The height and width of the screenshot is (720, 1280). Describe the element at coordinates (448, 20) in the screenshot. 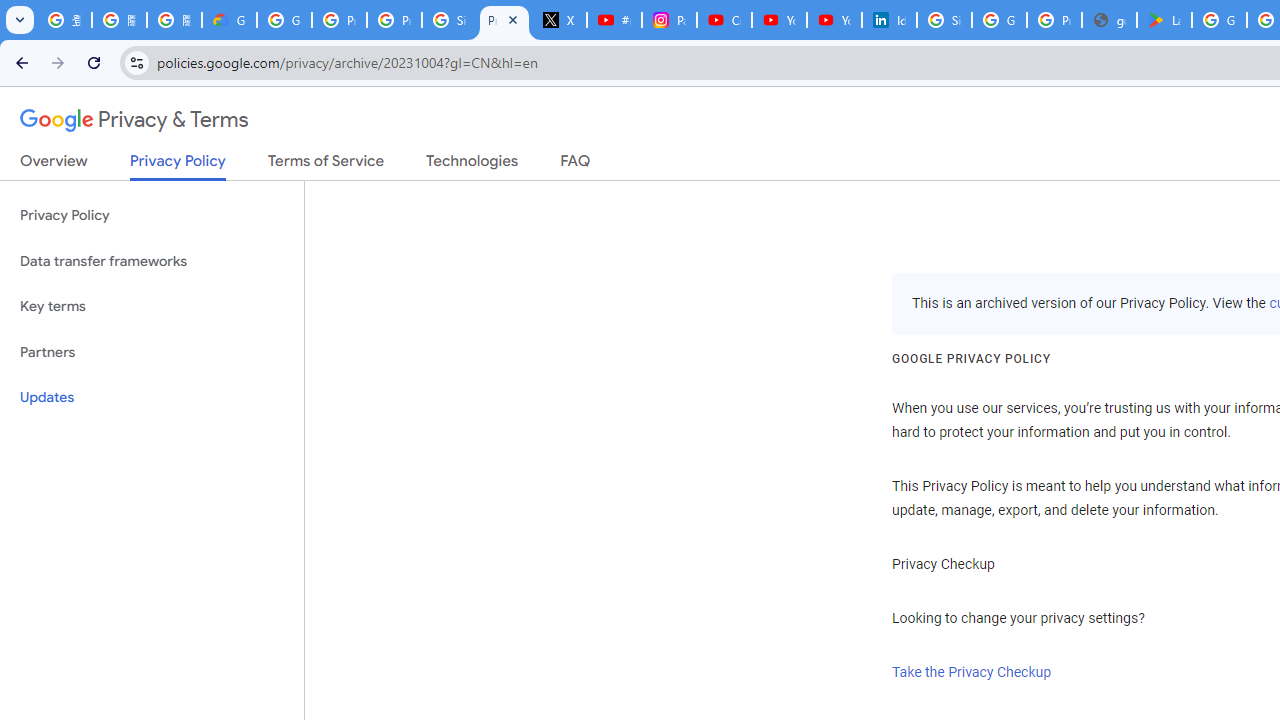

I see `'Sign in - Google Accounts'` at that location.